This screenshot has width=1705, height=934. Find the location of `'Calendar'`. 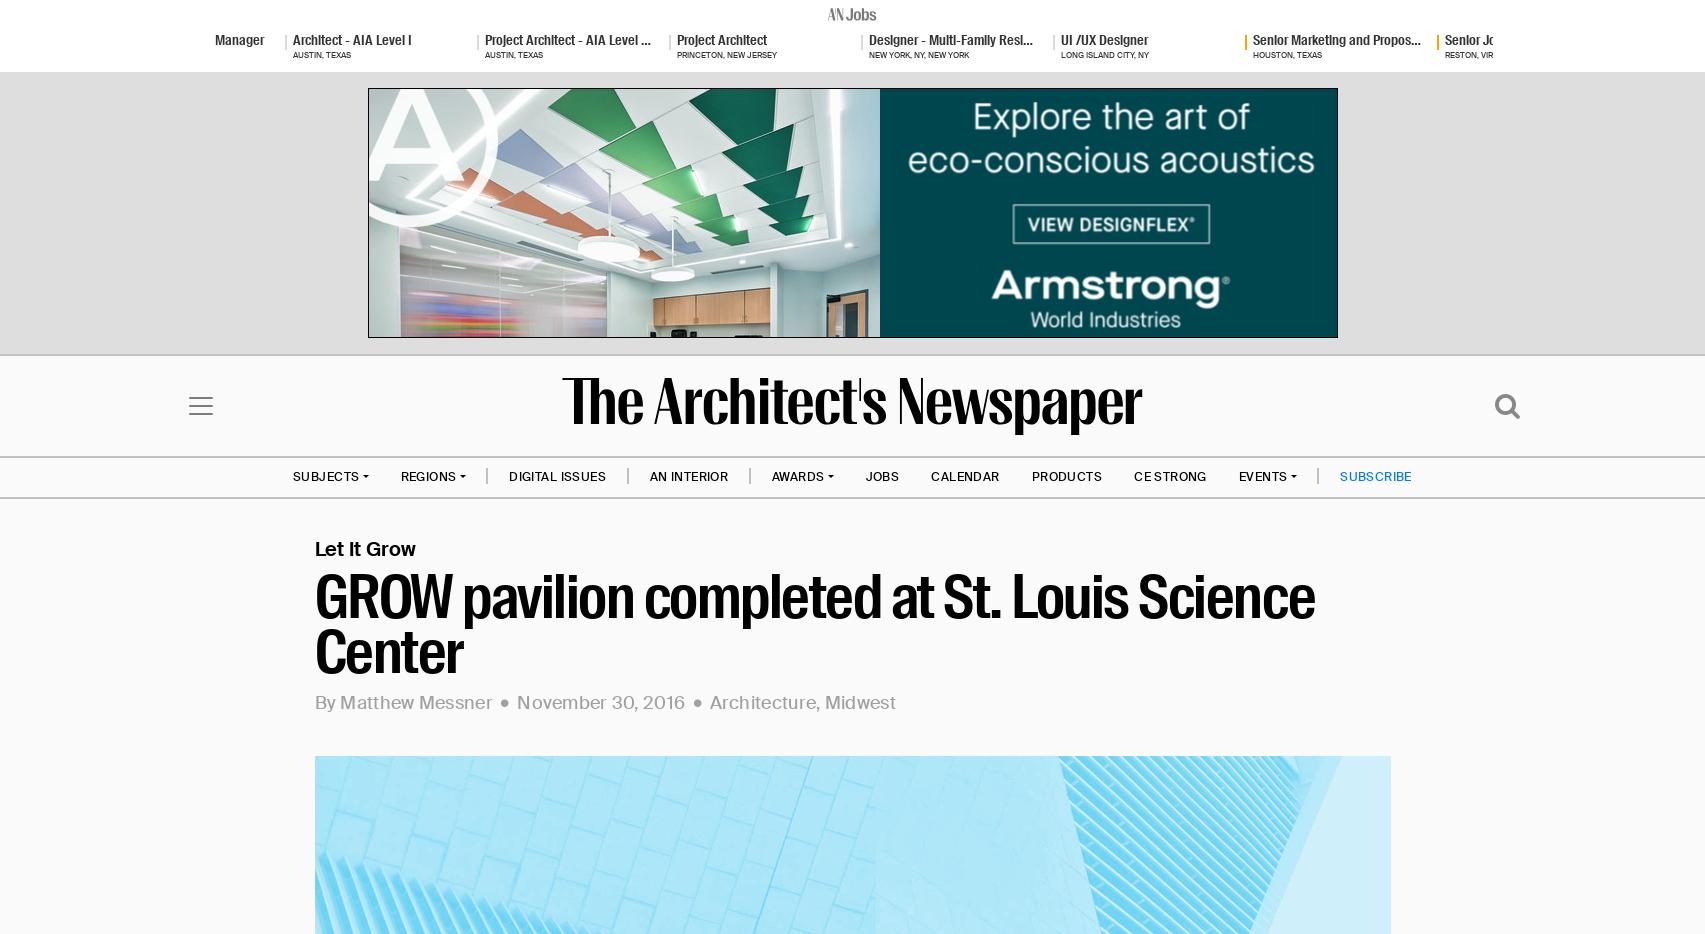

'Calendar' is located at coordinates (929, 474).